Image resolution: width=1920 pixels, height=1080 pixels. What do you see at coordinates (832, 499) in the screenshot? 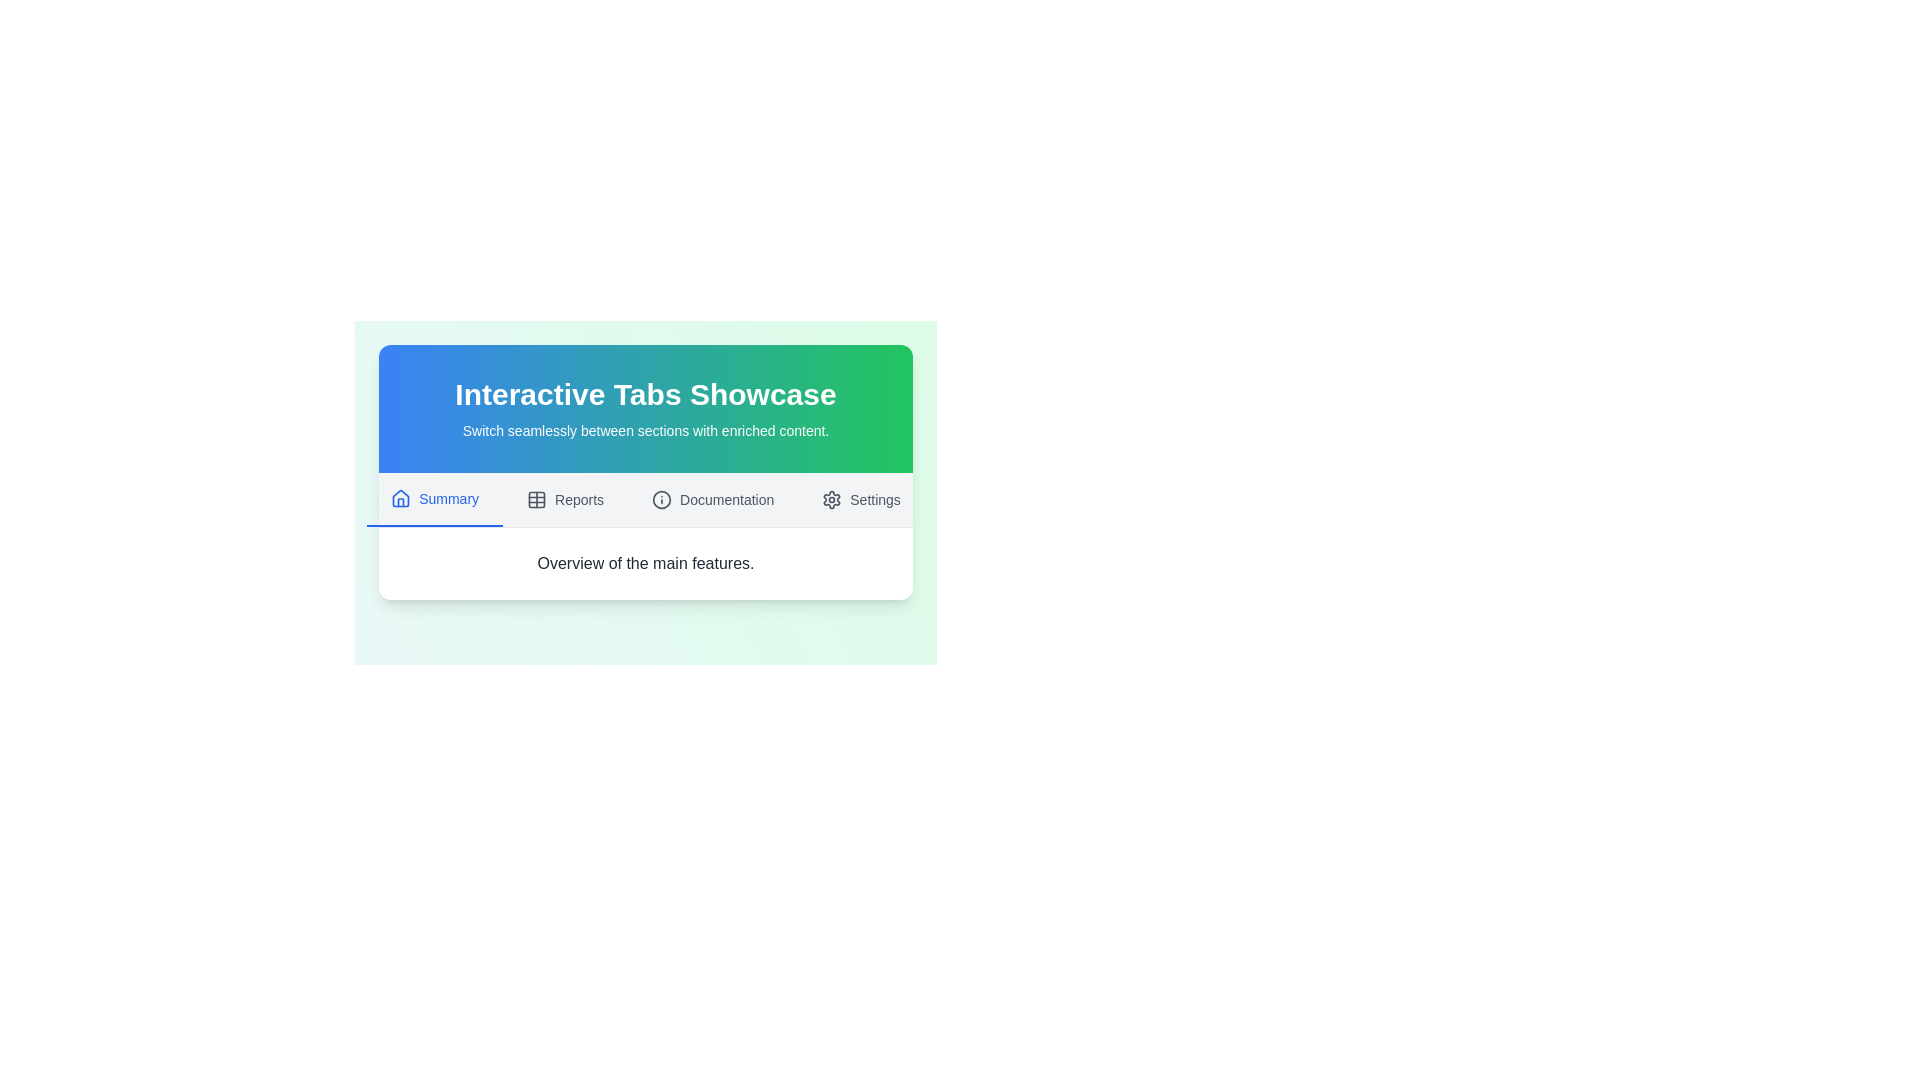
I see `the gear icon representing the 'Settings' tab, which is located to the far right of the tab bar under 'Interactive Tabs Showcase'` at bounding box center [832, 499].